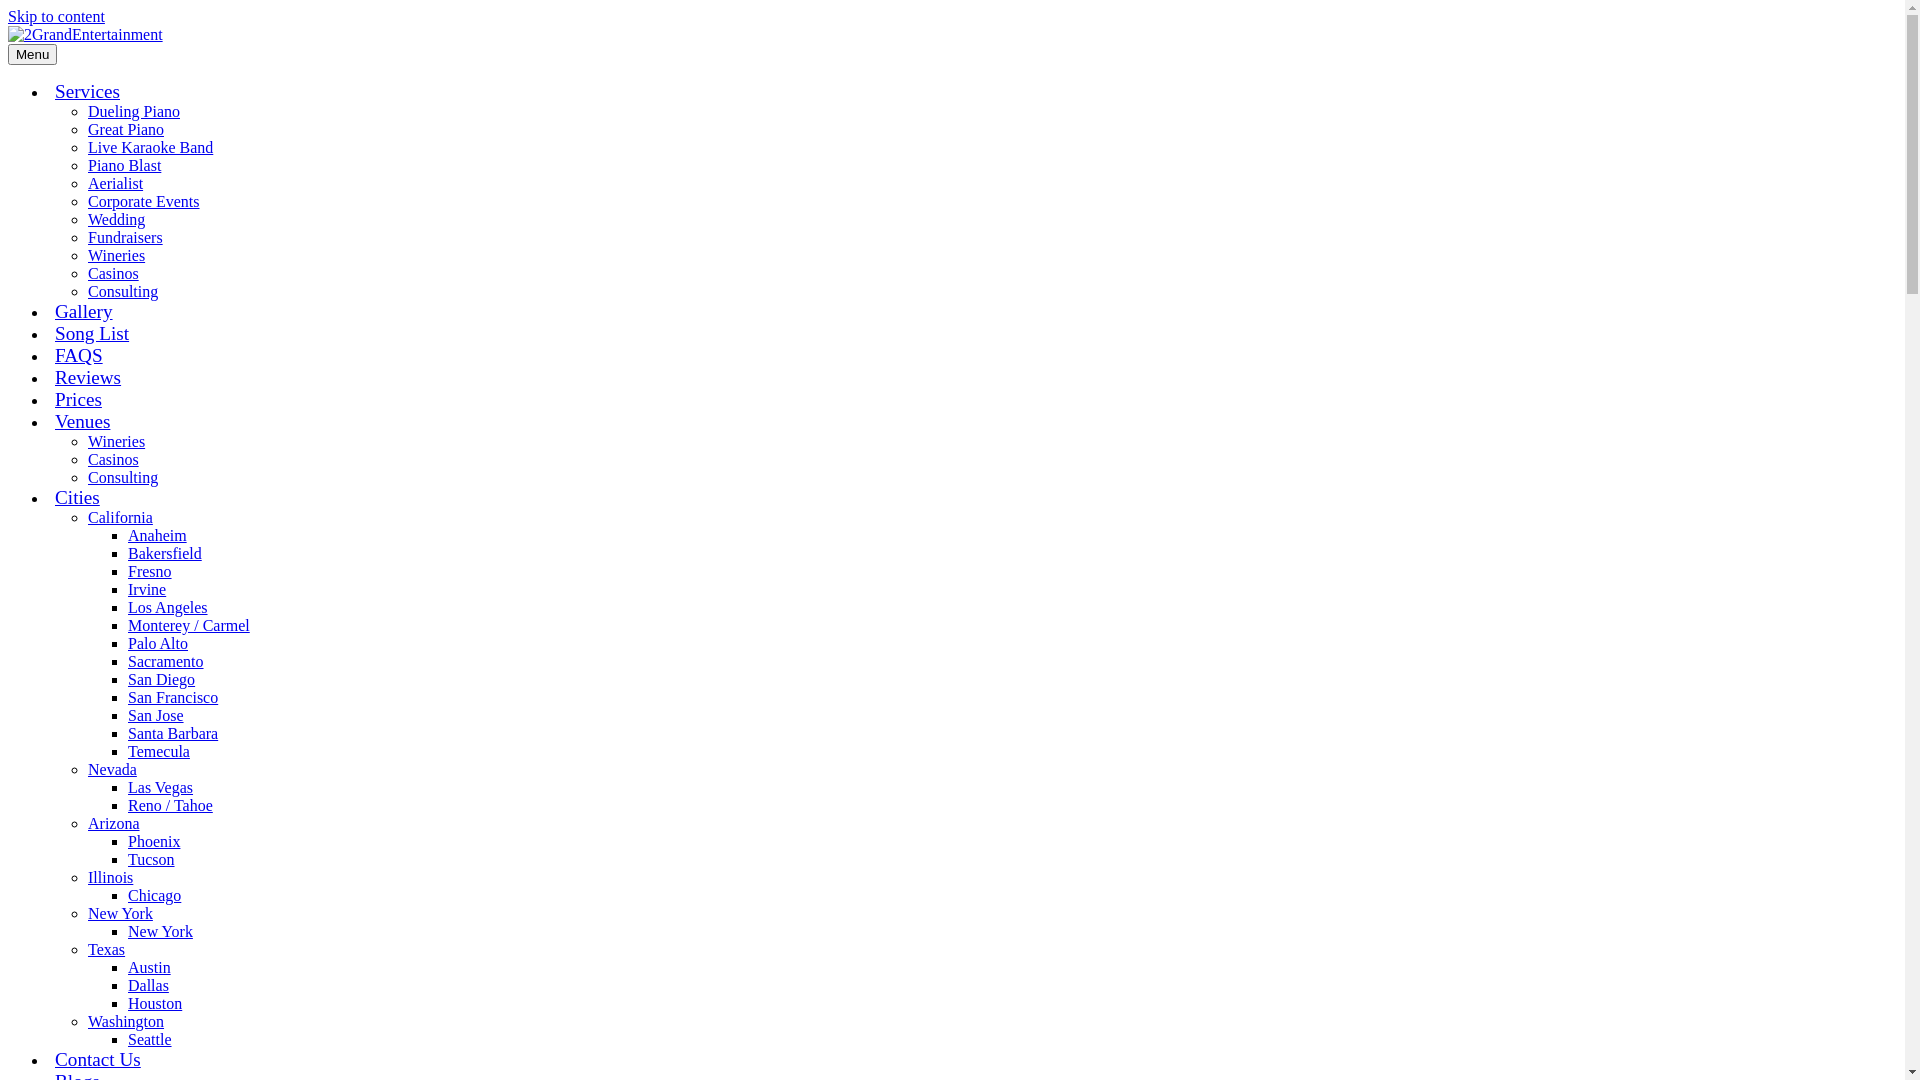 The height and width of the screenshot is (1080, 1920). What do you see at coordinates (122, 291) in the screenshot?
I see `'Consulting'` at bounding box center [122, 291].